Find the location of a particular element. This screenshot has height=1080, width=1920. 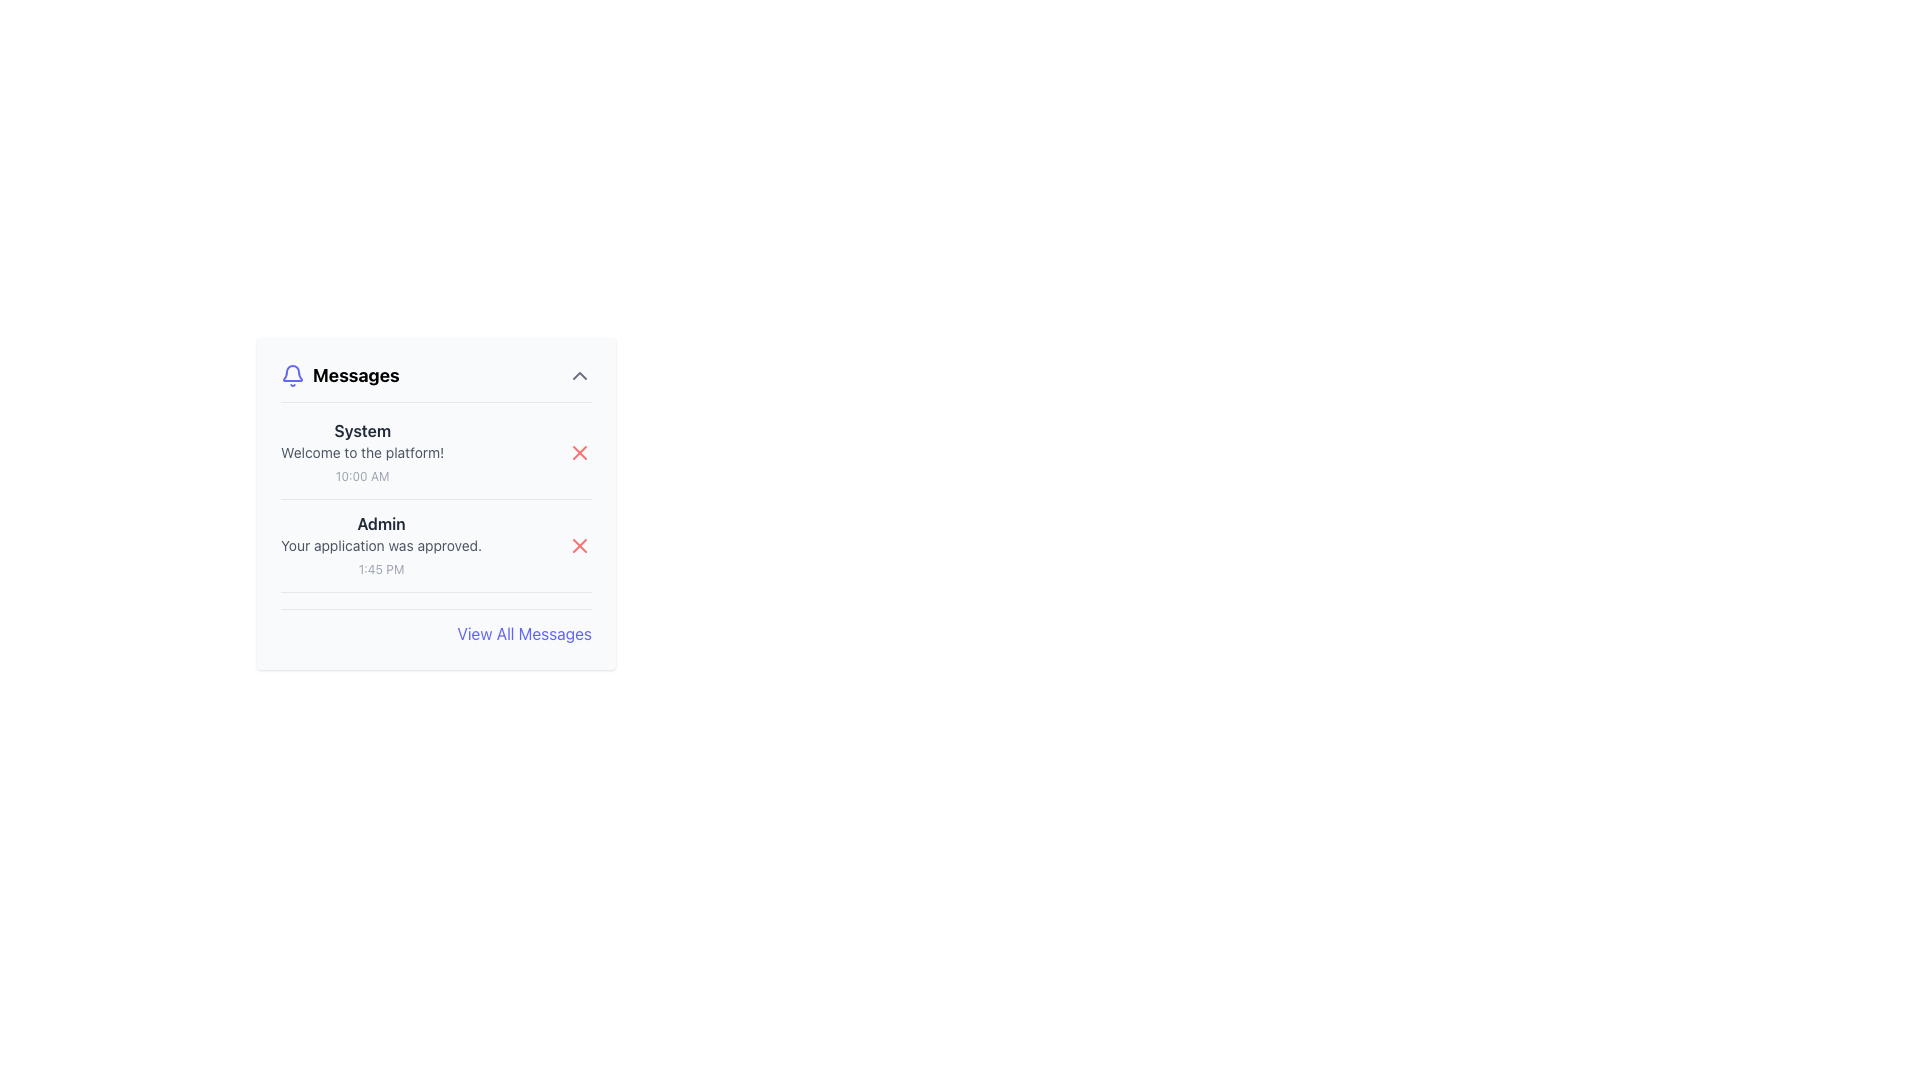

the second message notification item, which provides information about an application status update, located below the message 'SystemWelcome to the platform!10:00 AM' is located at coordinates (435, 552).